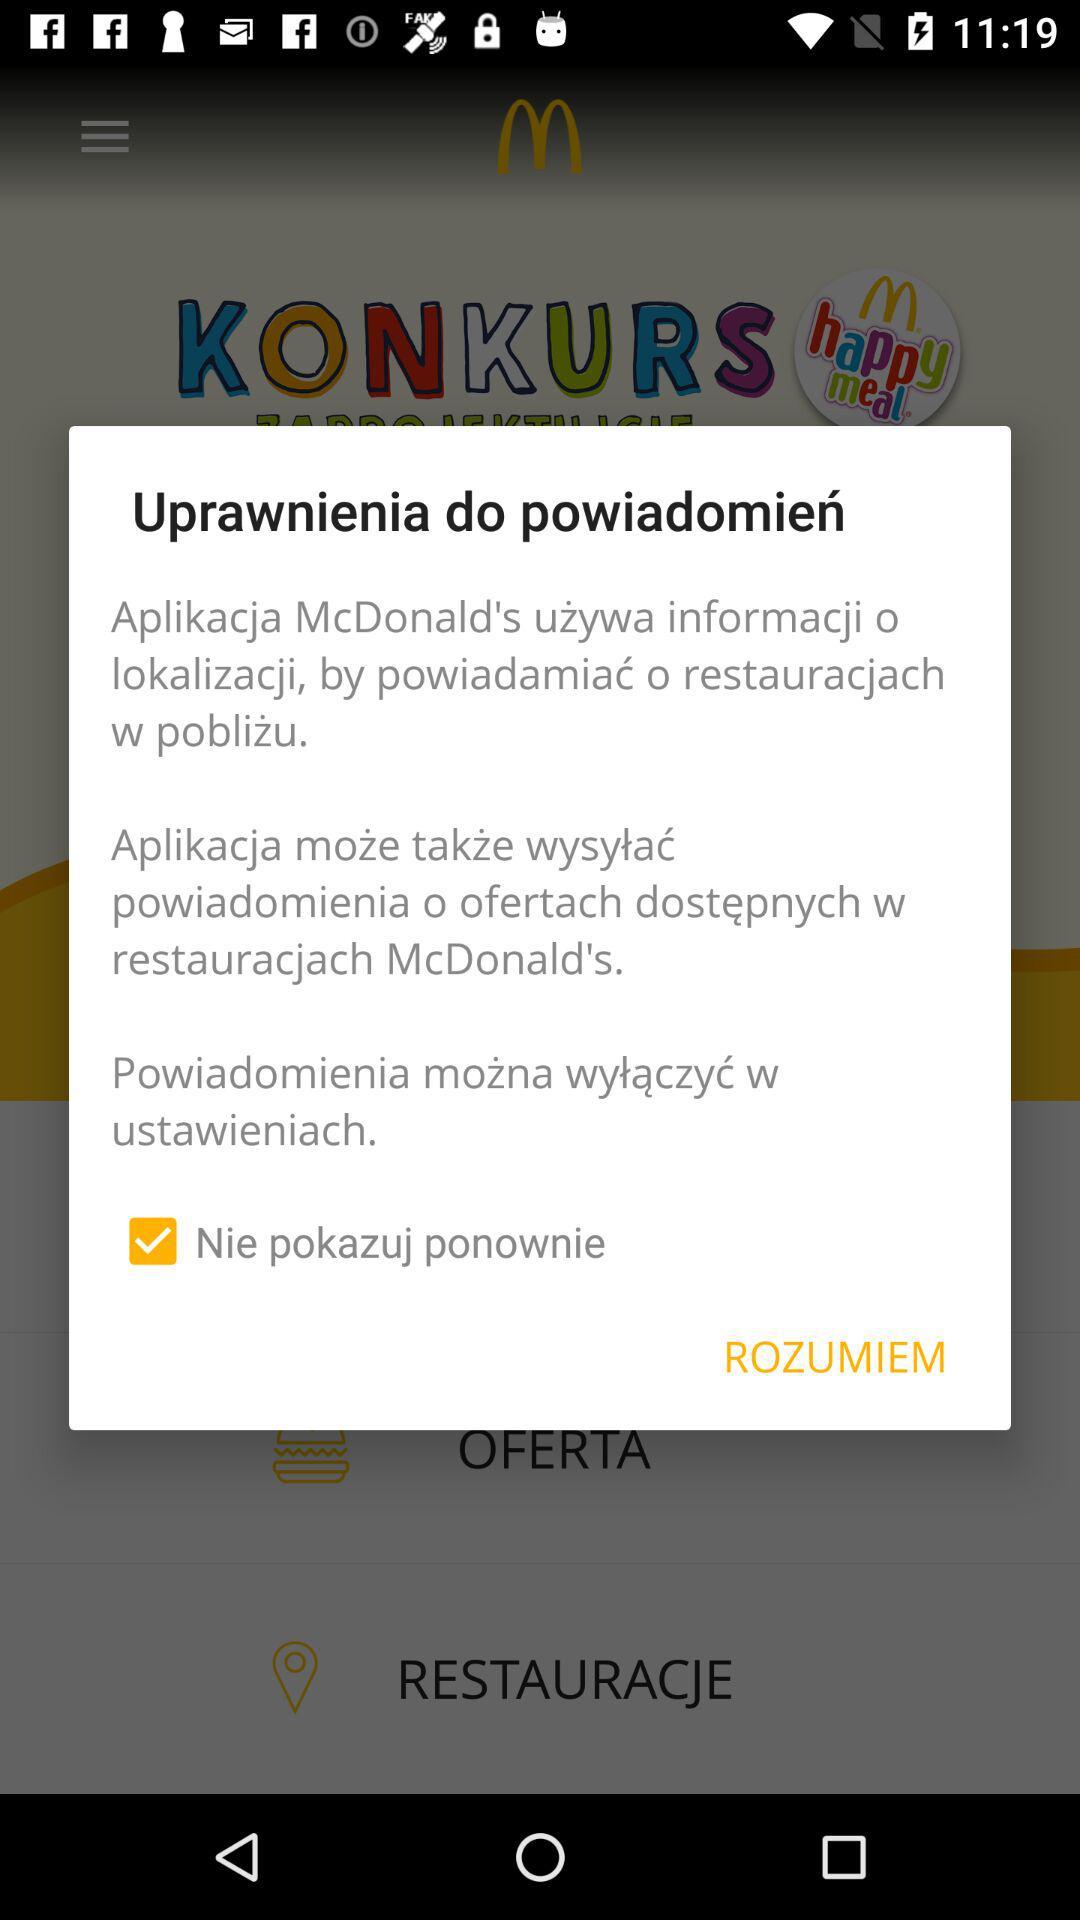 This screenshot has height=1920, width=1080. I want to click on rozumiem, so click(835, 1356).